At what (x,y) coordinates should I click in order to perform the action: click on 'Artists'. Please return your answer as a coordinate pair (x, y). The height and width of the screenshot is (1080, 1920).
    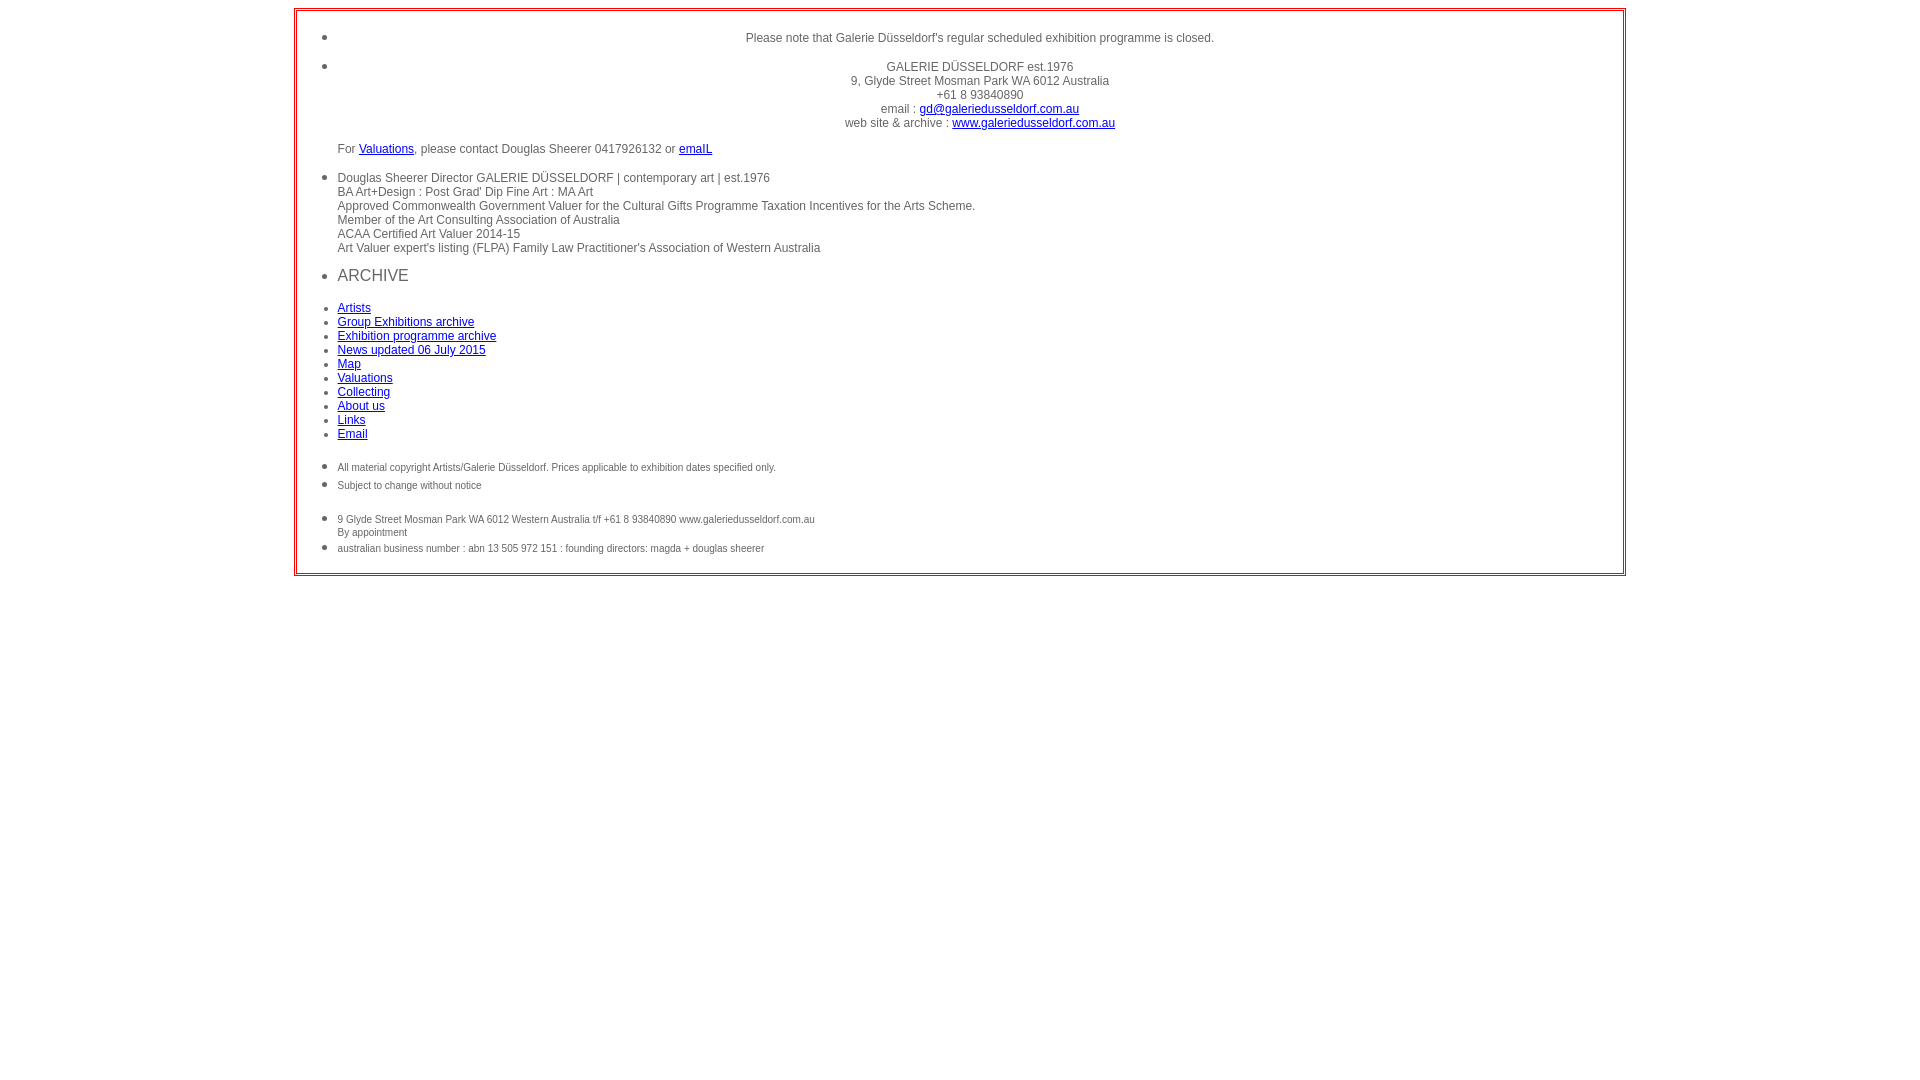
    Looking at the image, I should click on (354, 308).